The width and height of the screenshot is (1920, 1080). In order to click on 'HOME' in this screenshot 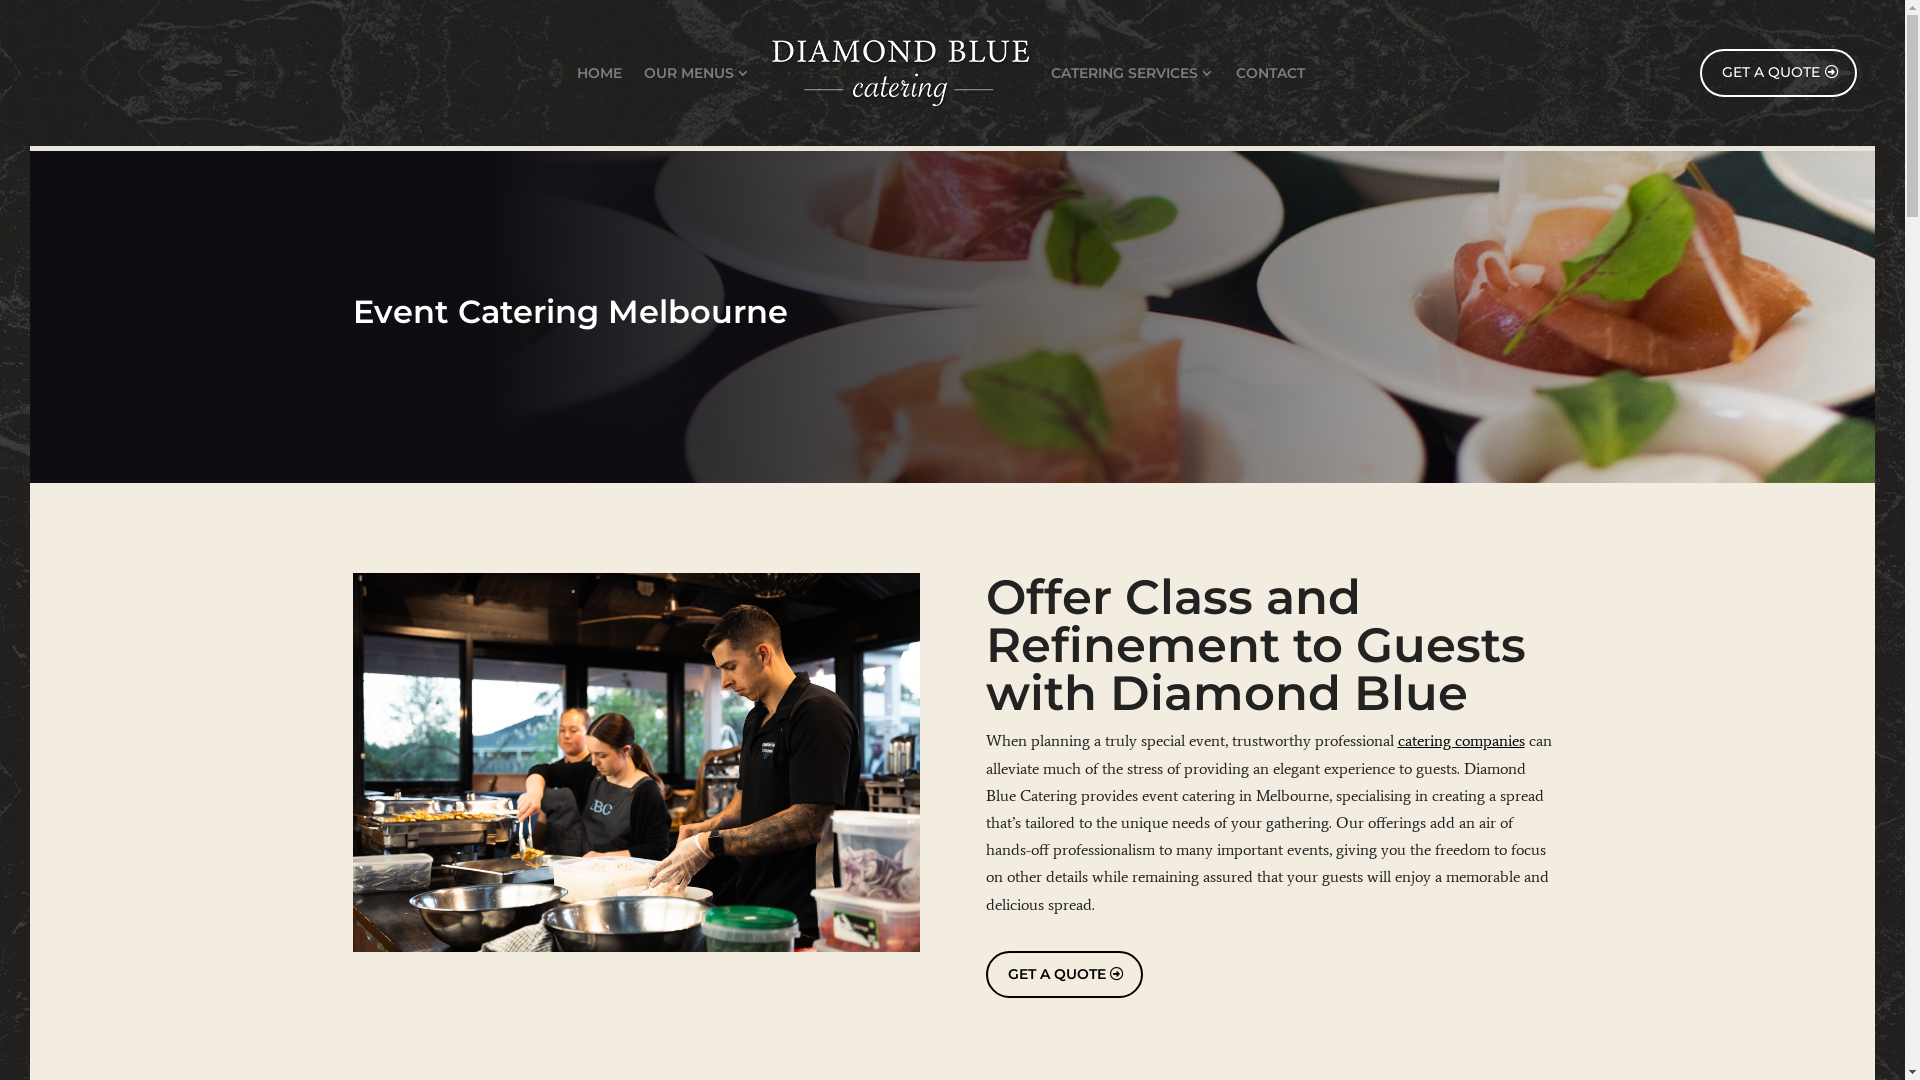, I will do `click(598, 72)`.